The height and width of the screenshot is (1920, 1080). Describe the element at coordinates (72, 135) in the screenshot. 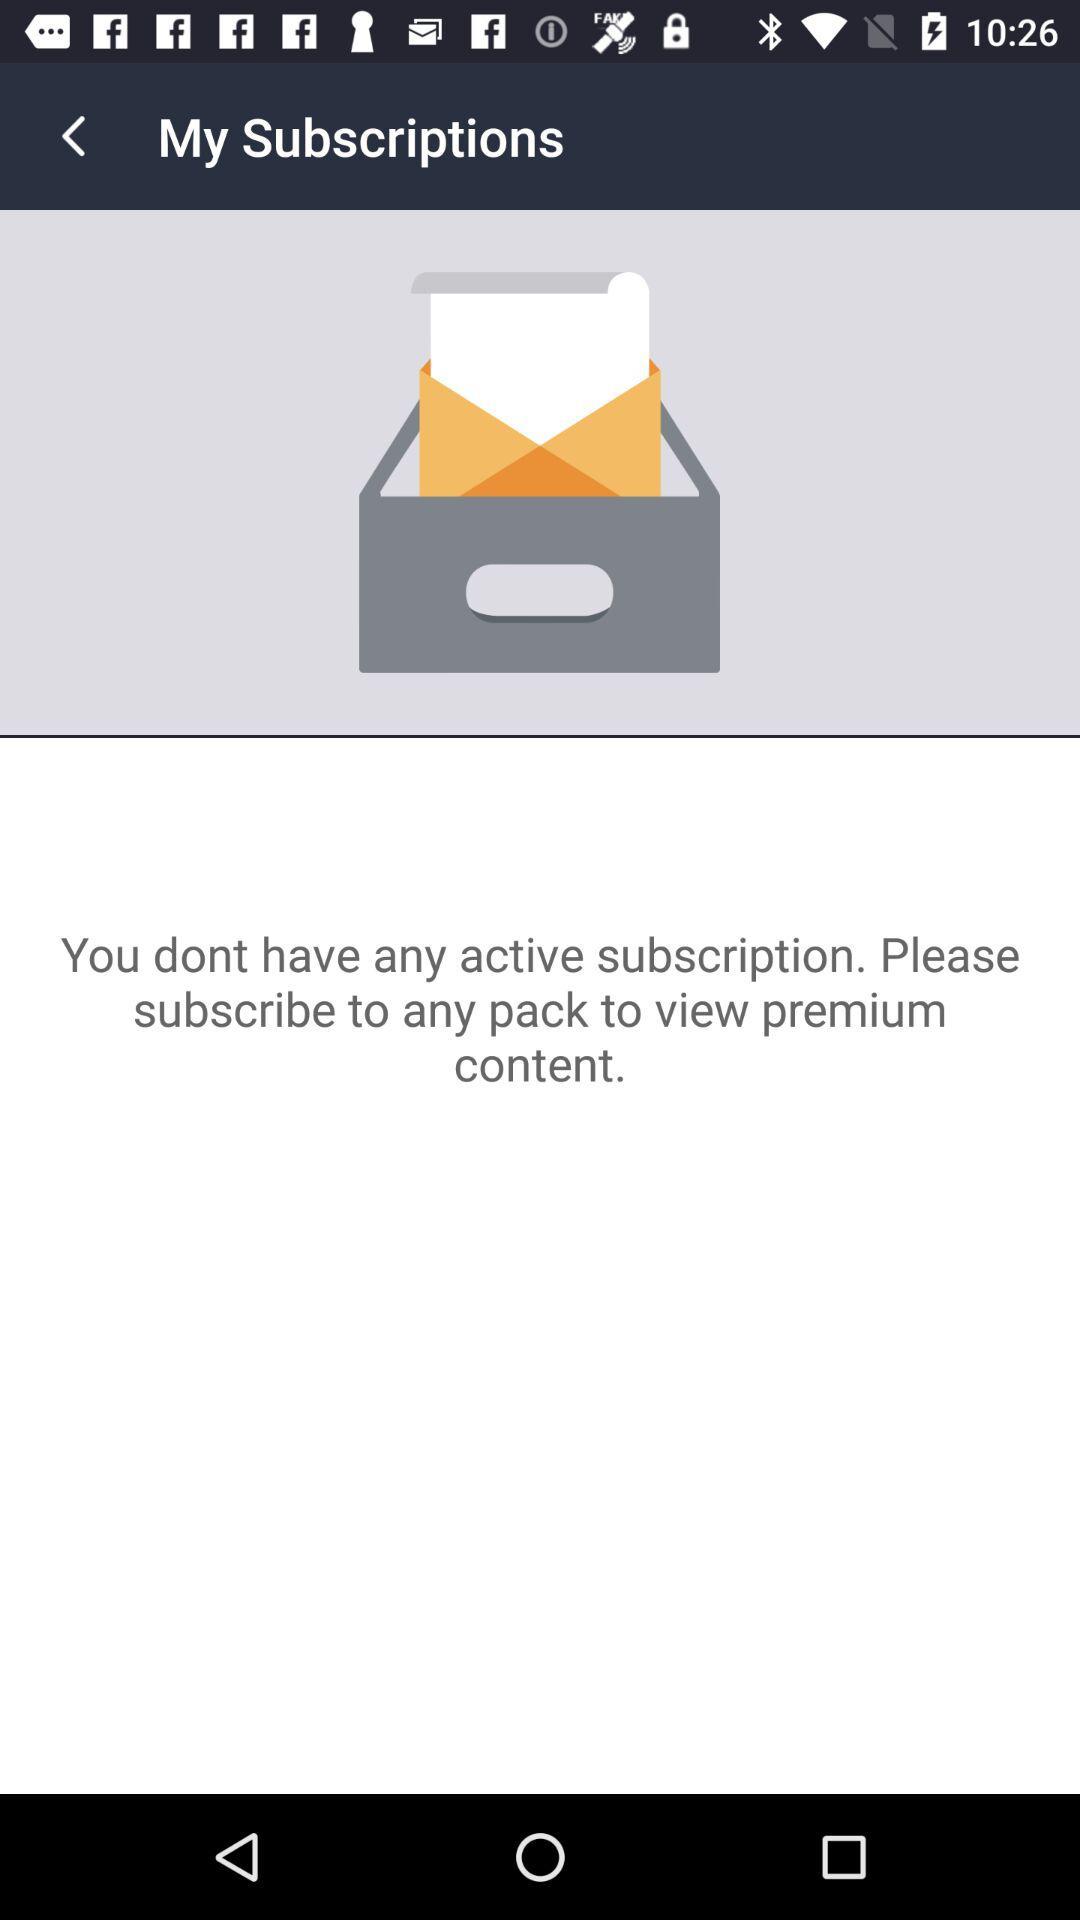

I see `app next to my subscriptions item` at that location.